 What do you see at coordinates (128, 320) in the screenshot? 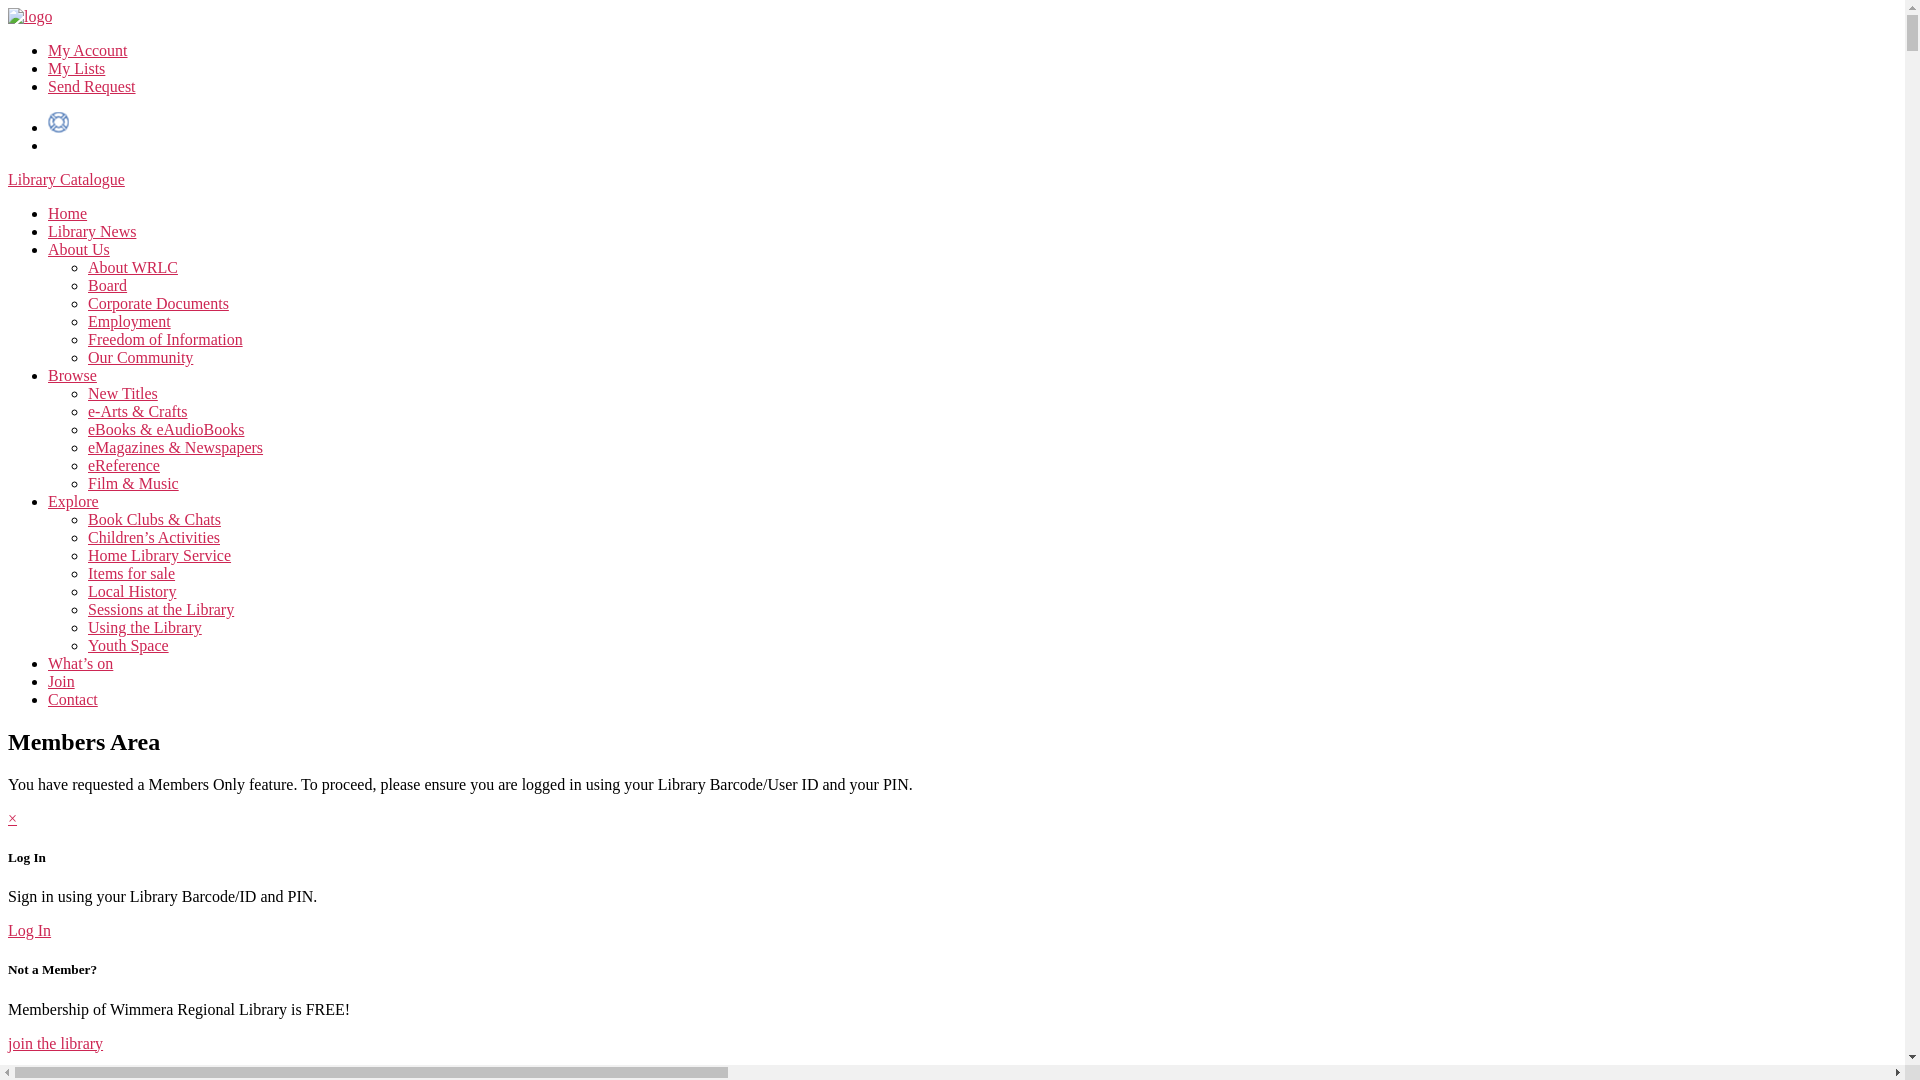
I see `'Employment'` at bounding box center [128, 320].